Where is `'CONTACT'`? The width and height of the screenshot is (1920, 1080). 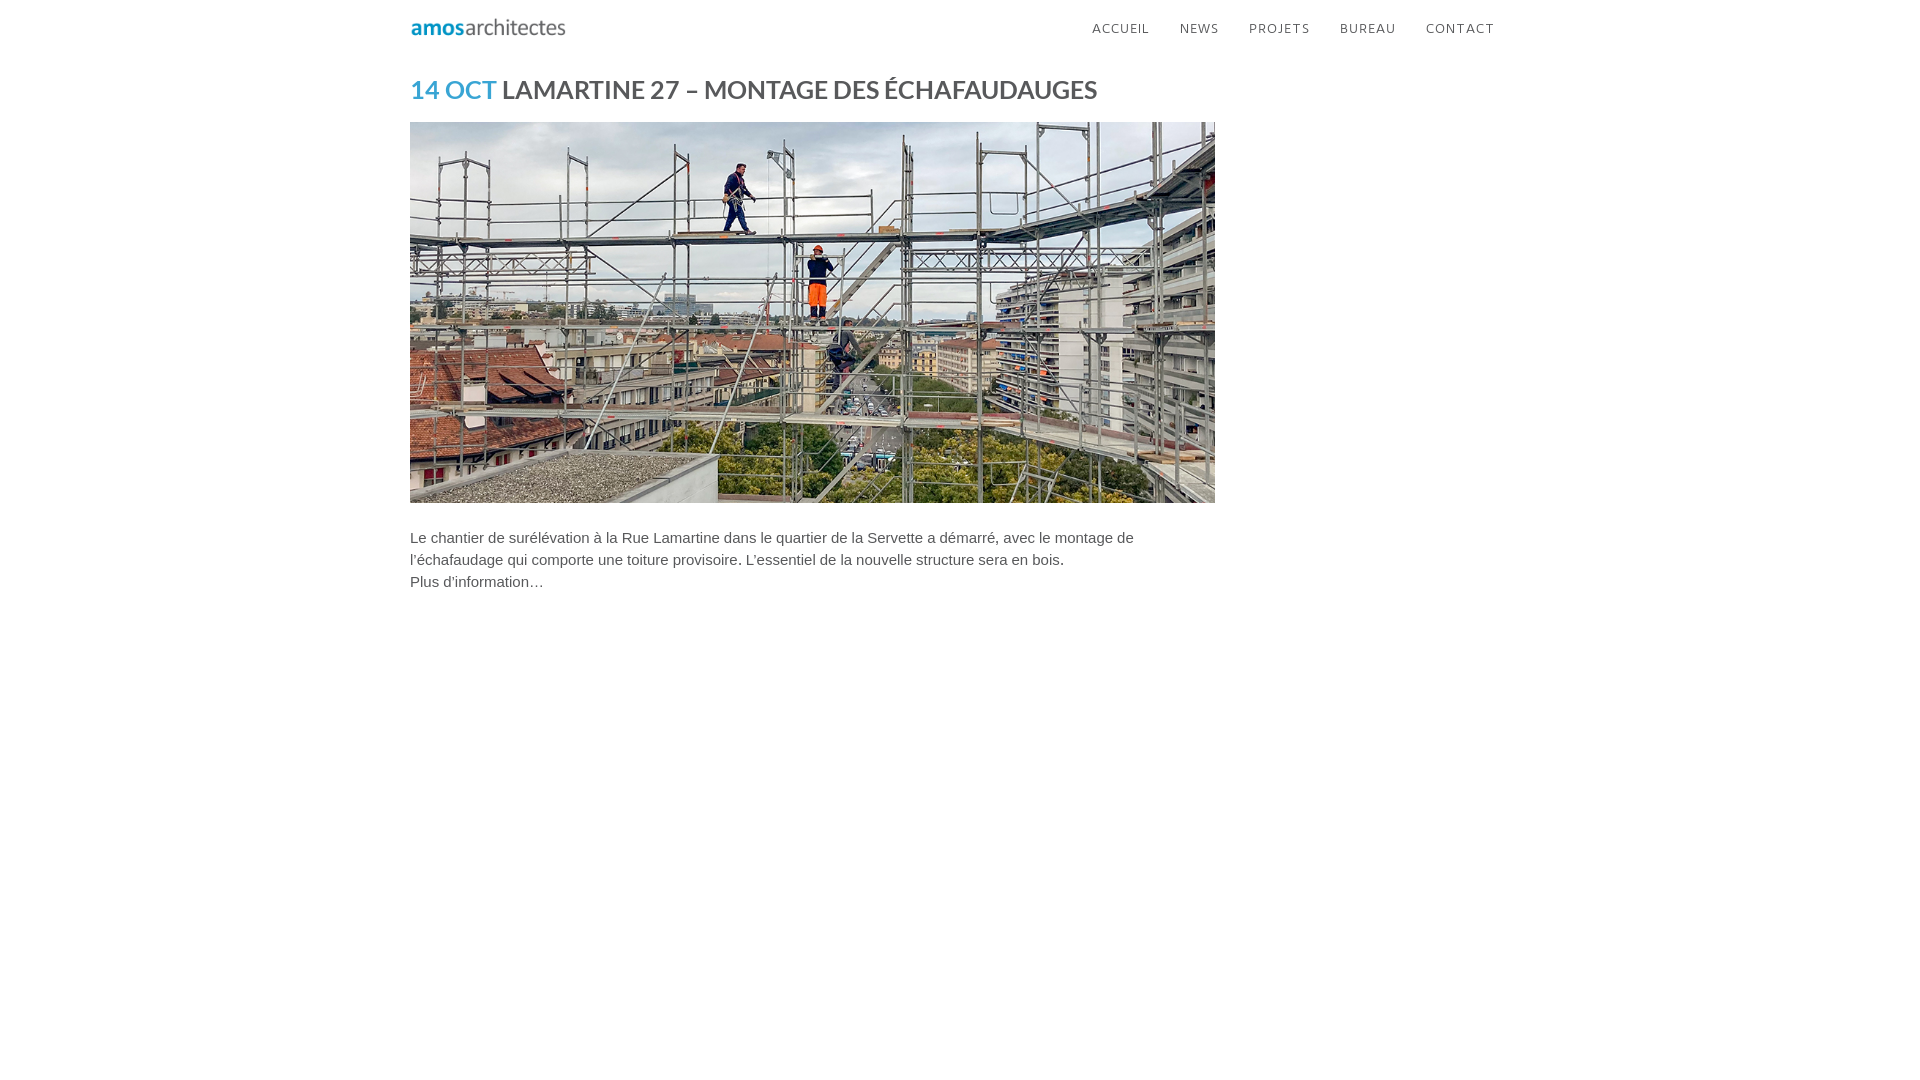
'CONTACT' is located at coordinates (1460, 28).